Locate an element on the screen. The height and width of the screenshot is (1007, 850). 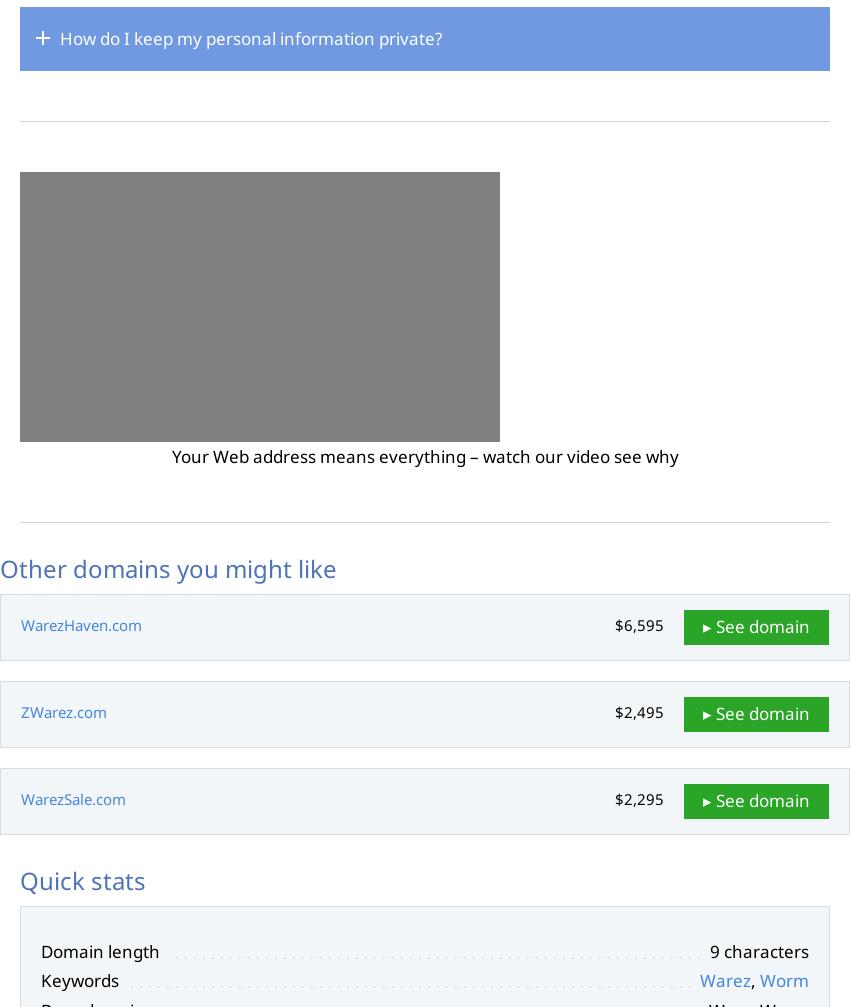
'$2,295' is located at coordinates (639, 797).